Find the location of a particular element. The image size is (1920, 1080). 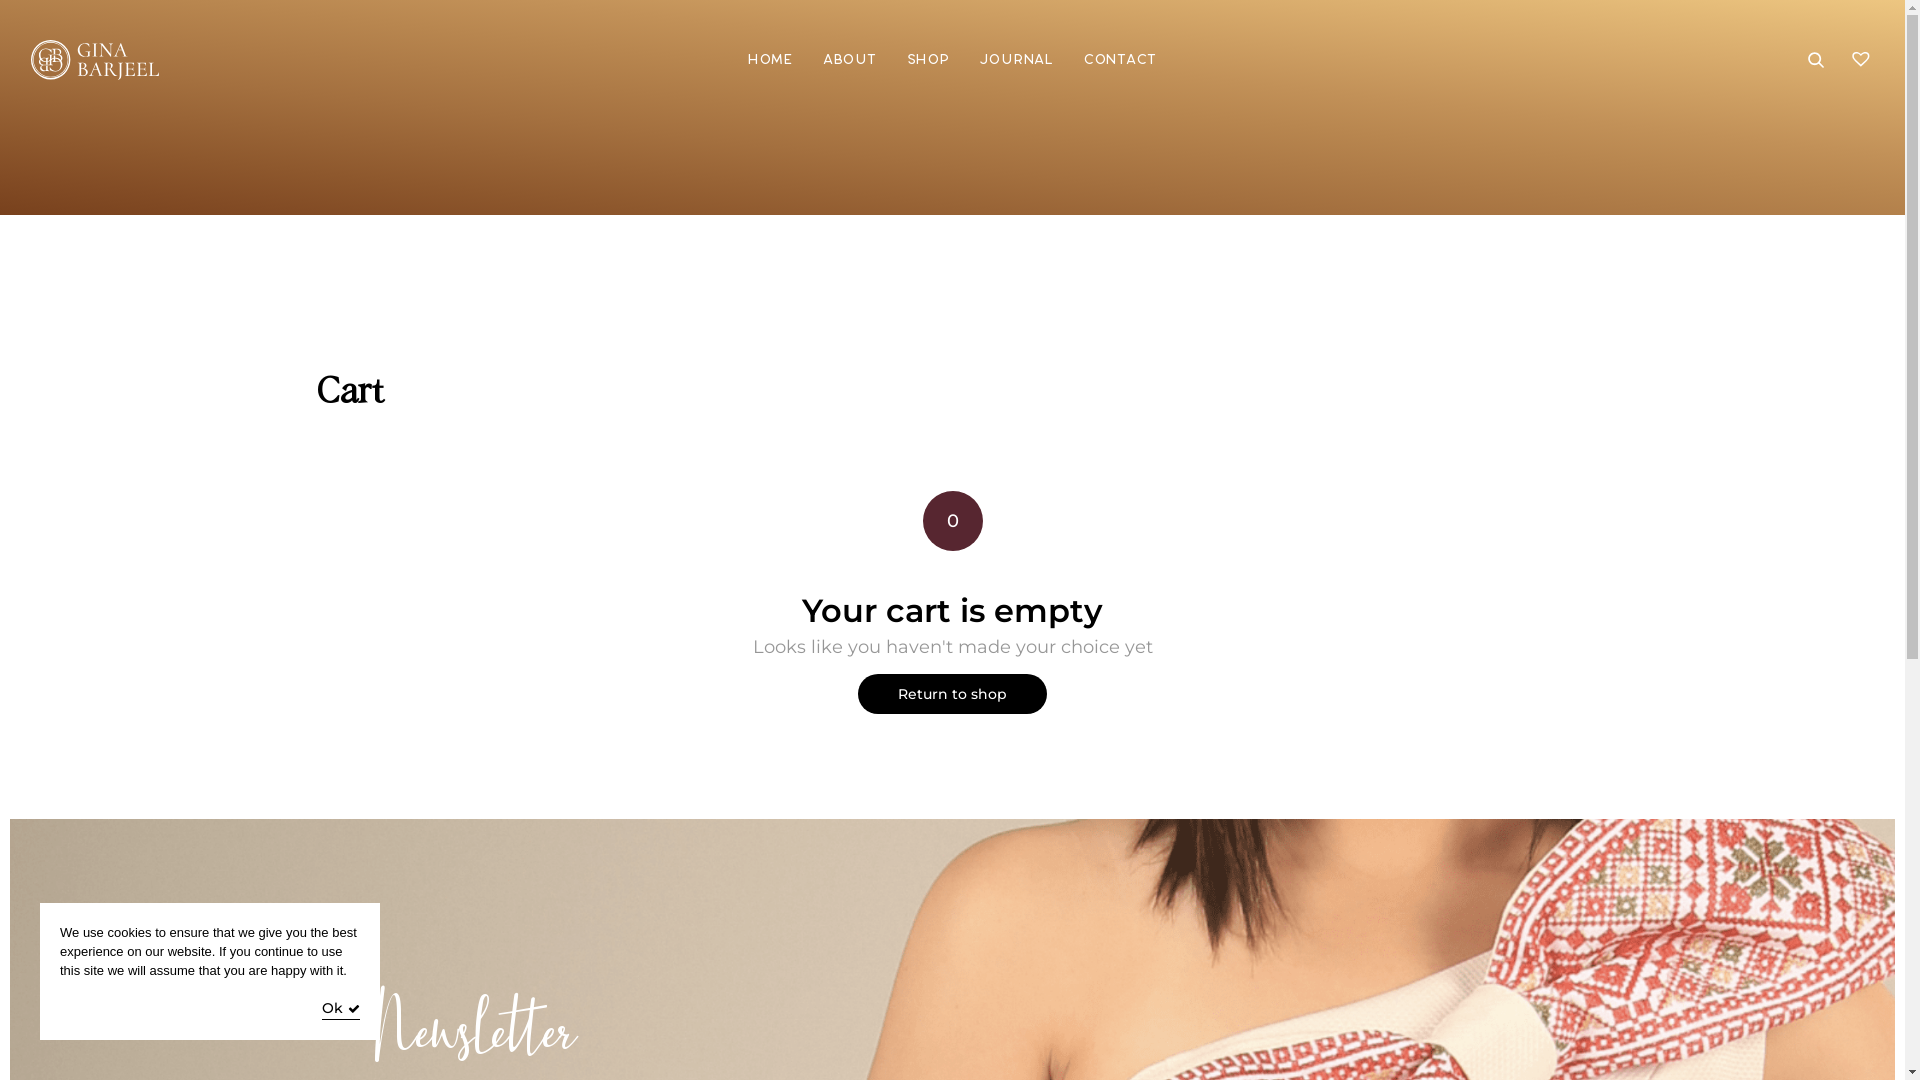

'Contact' is located at coordinates (1120, 59).